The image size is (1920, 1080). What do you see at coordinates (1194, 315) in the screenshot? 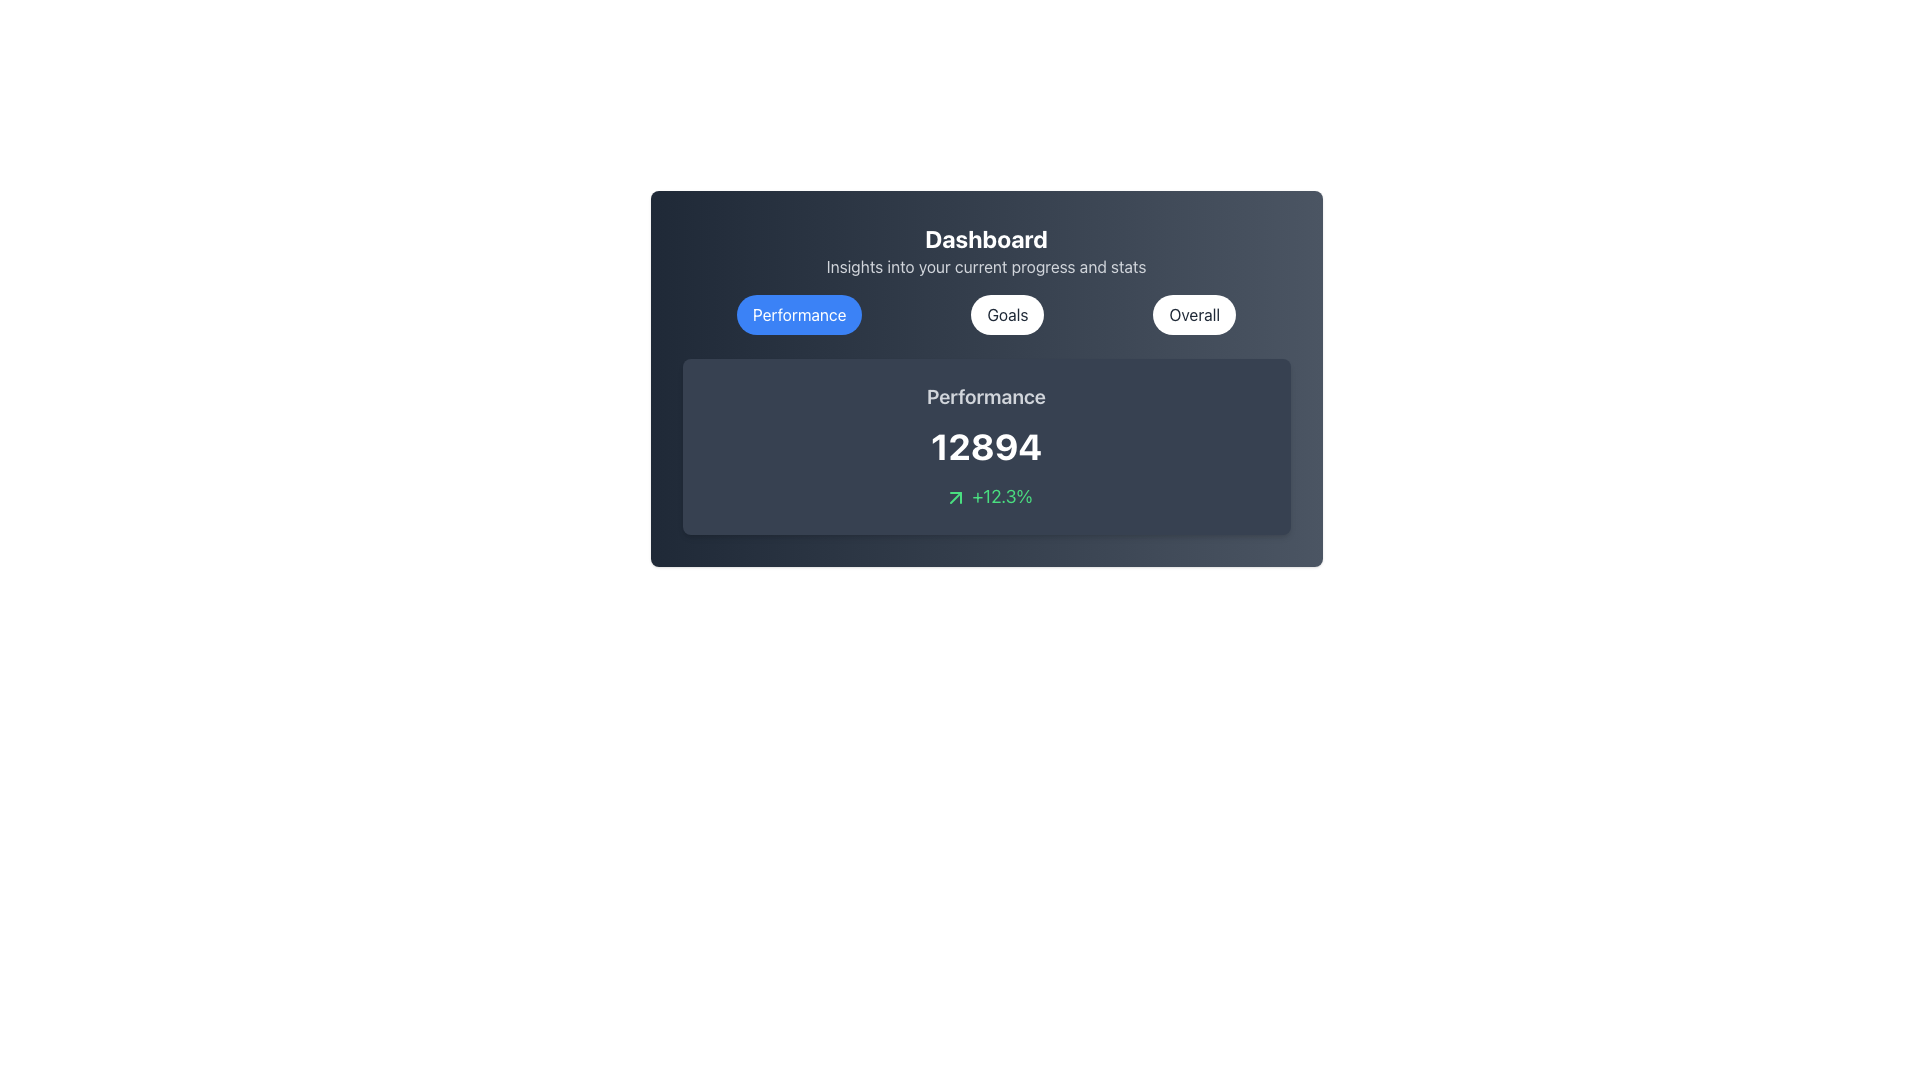
I see `the 'Overall' button, which is the third button in a group of three horizontally aligned buttons, styled as a rounded rectangle with a white background and gray text` at bounding box center [1194, 315].